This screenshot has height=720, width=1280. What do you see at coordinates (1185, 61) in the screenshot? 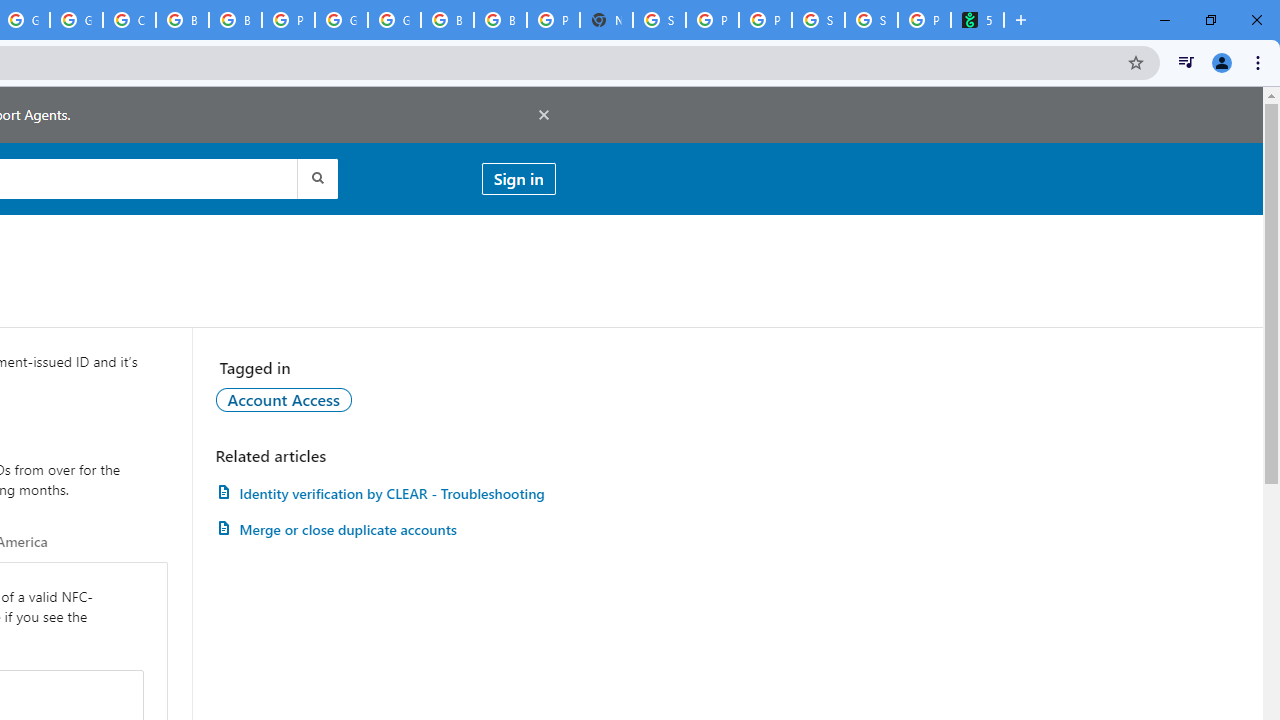
I see `'Control your music, videos, and more'` at bounding box center [1185, 61].